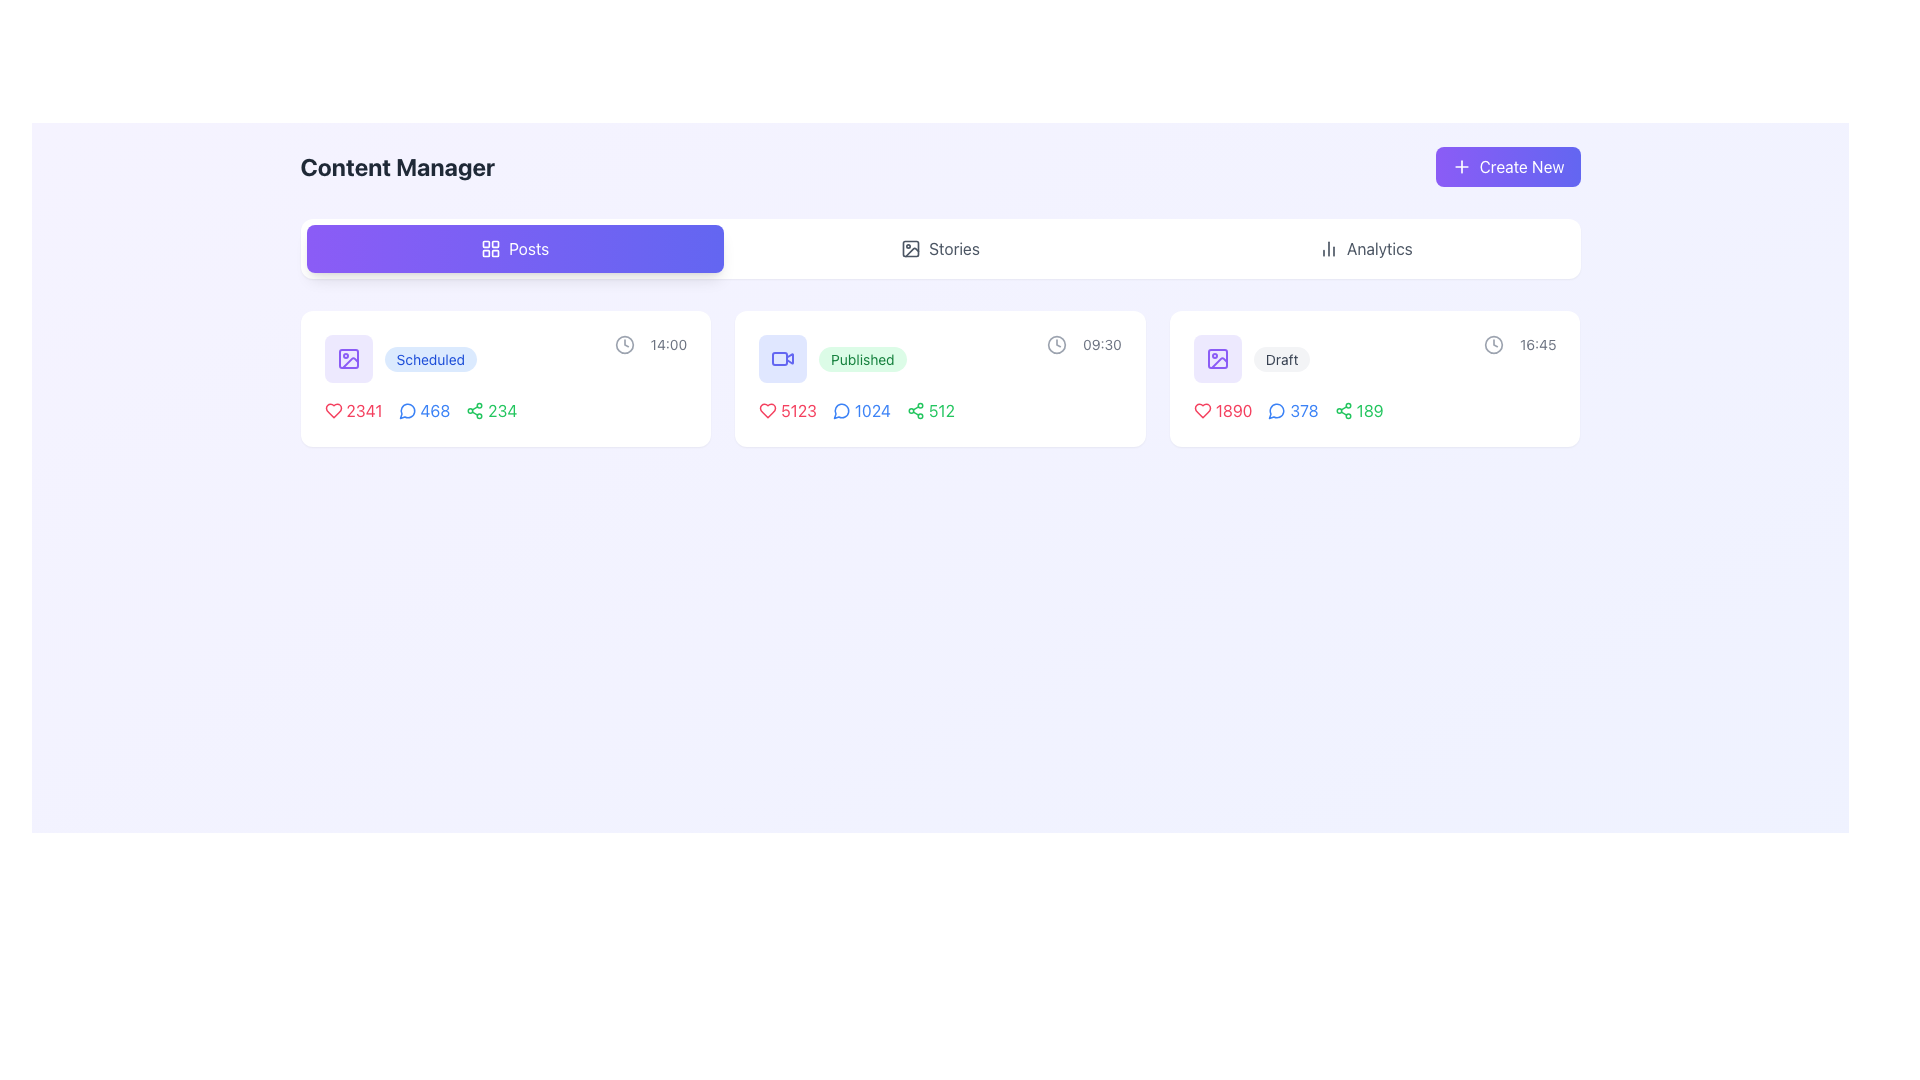  I want to click on displayed number of likes or favorites from the Counter with the red heart icon, located to the left of the blue speech bubble icon containing the number '1024', so click(786, 410).